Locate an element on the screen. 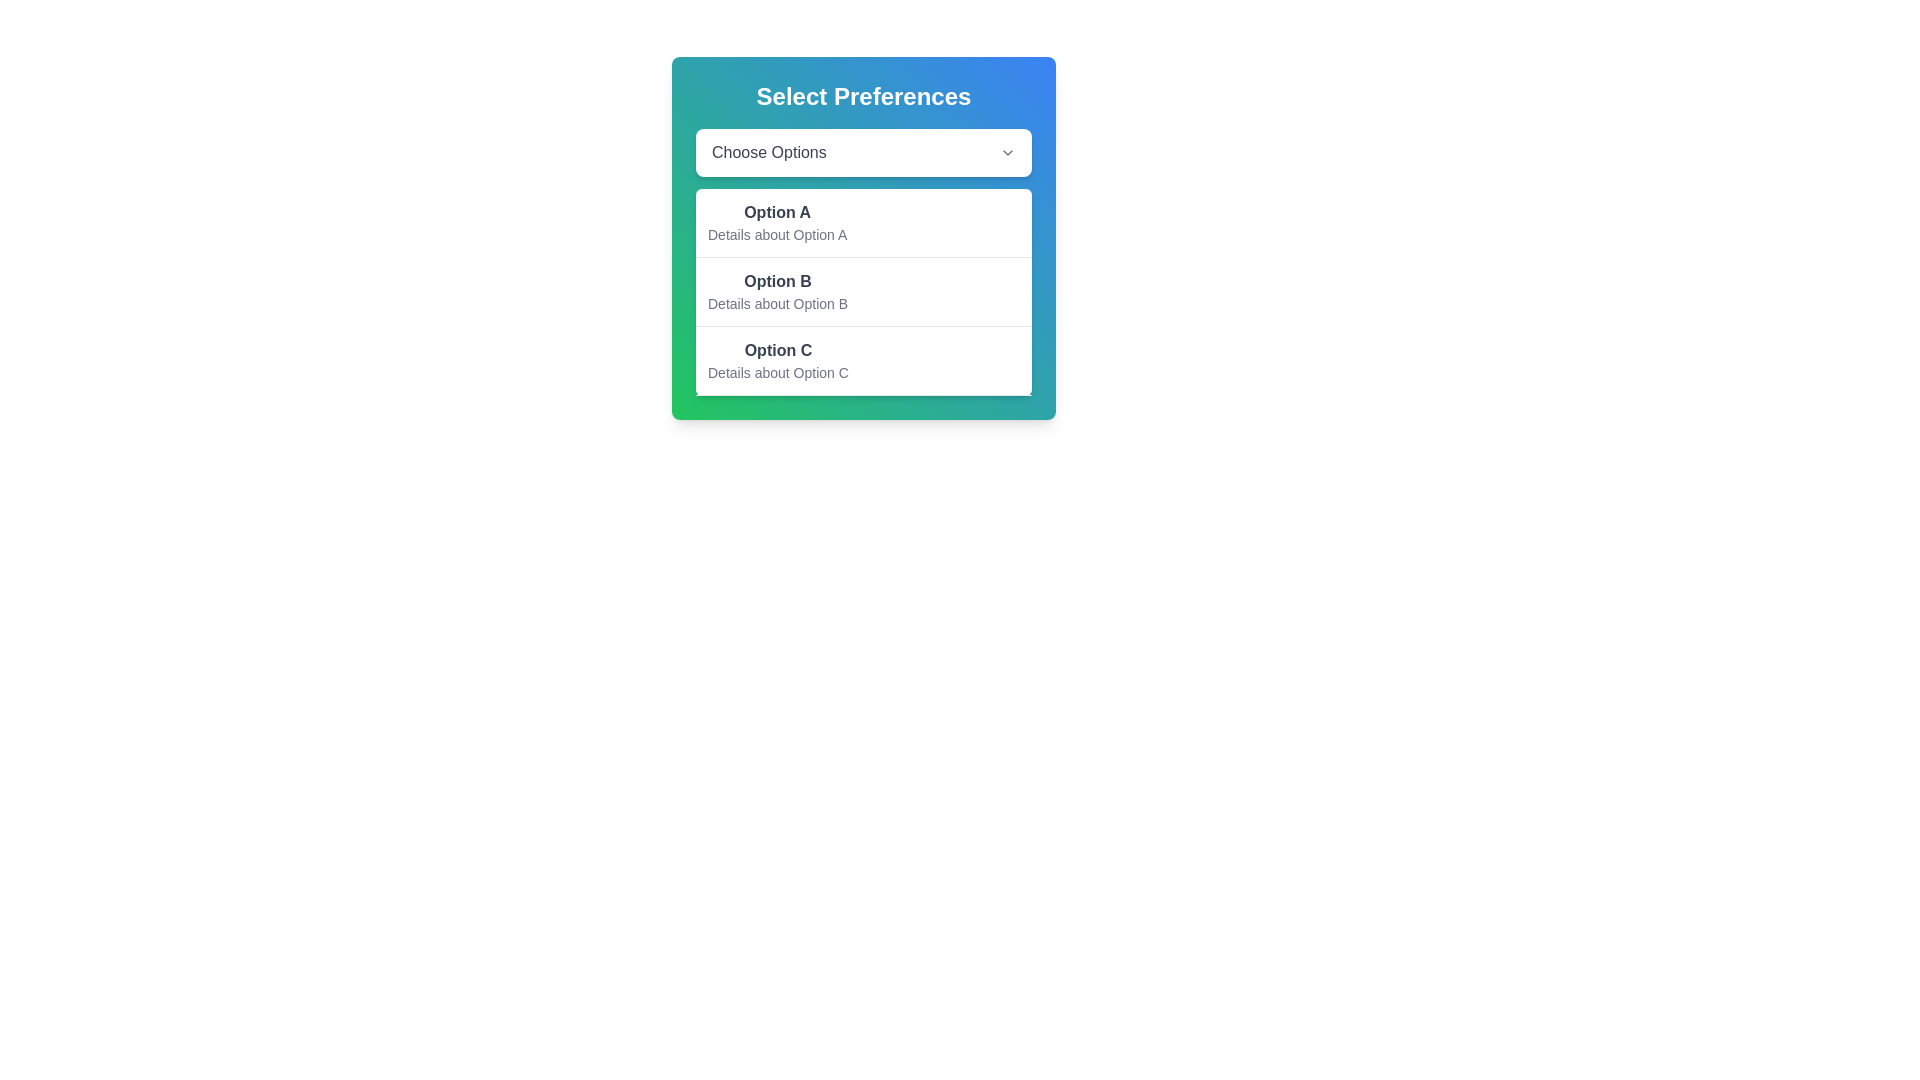 The image size is (1920, 1080). the dropdown indicator icon located on the right-hand side of the 'Choose Options' bar is located at coordinates (1008, 152).